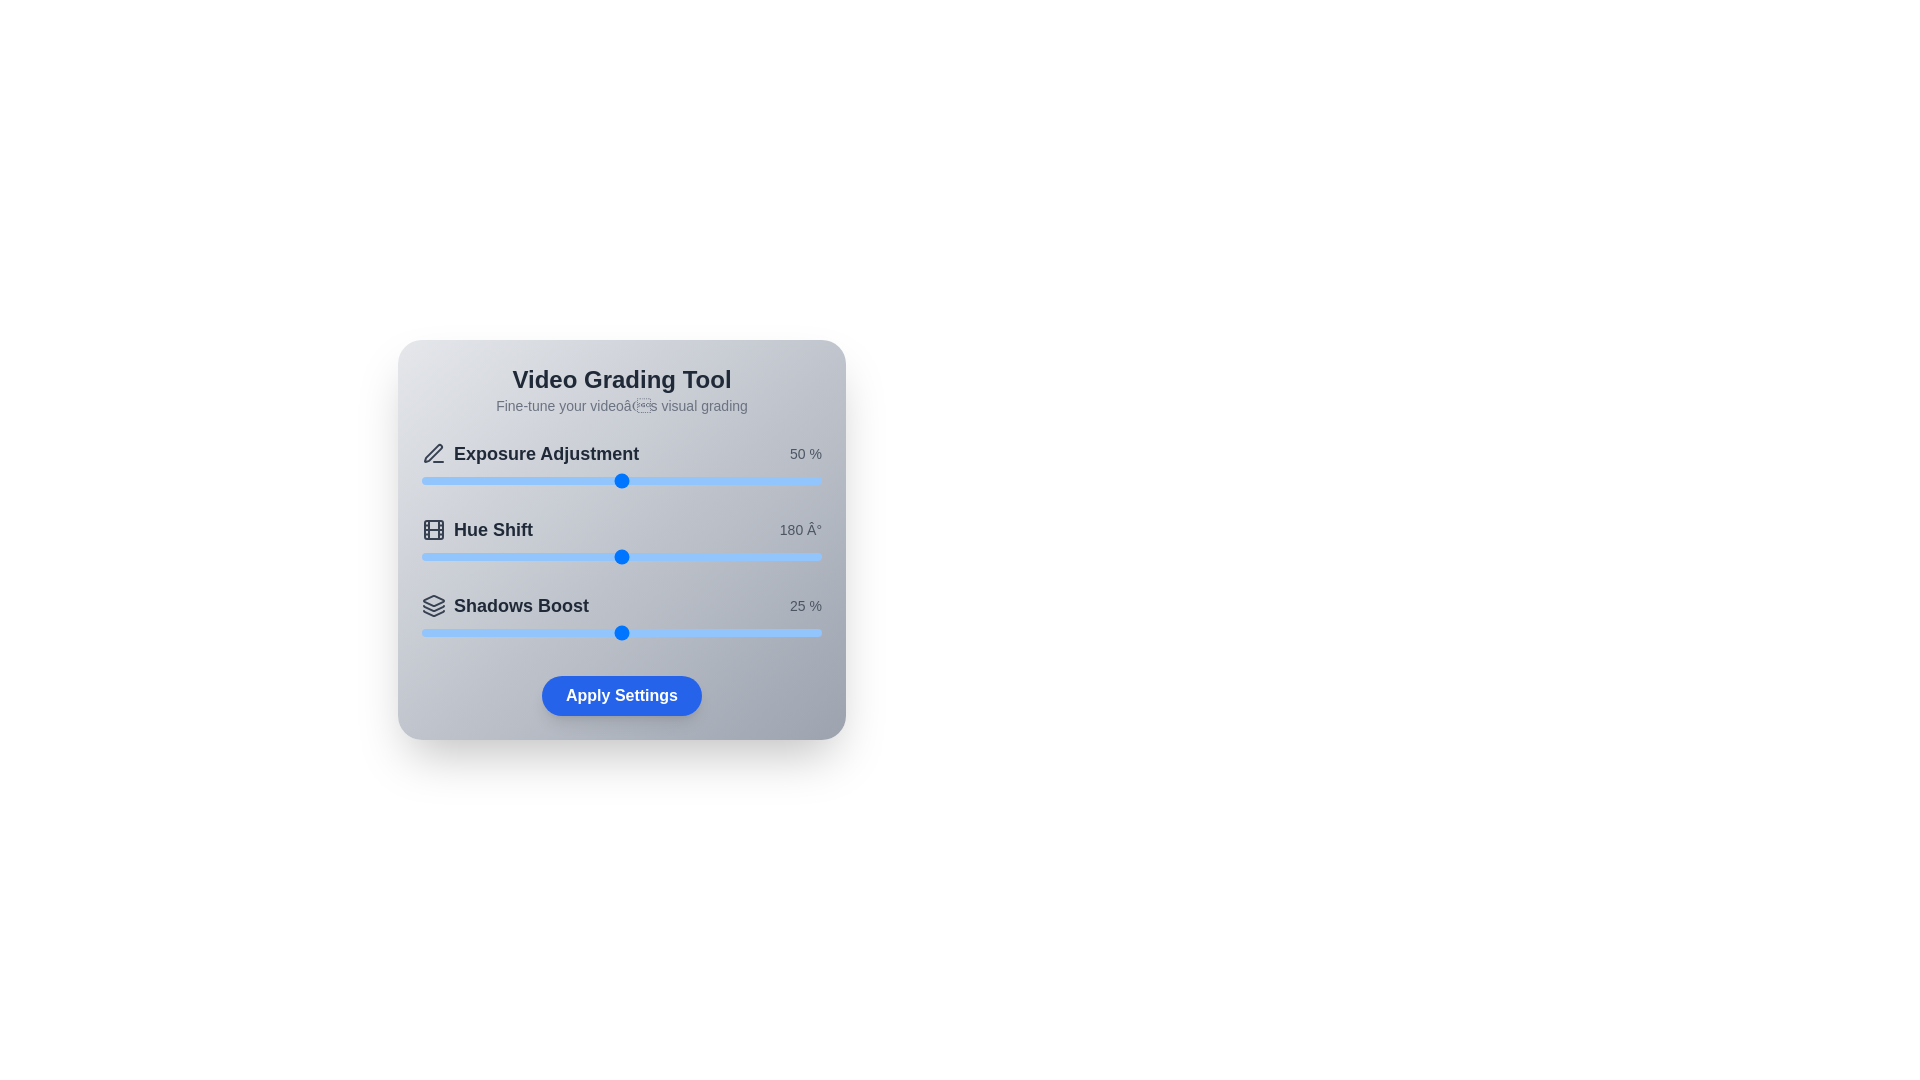  I want to click on the film strip icon located in the 'Hue Shift' section, which is represented by a dark gray rectangular shape with vertical dividing lines, positioned to the left of the text 'Hue Shift', so click(432, 528).